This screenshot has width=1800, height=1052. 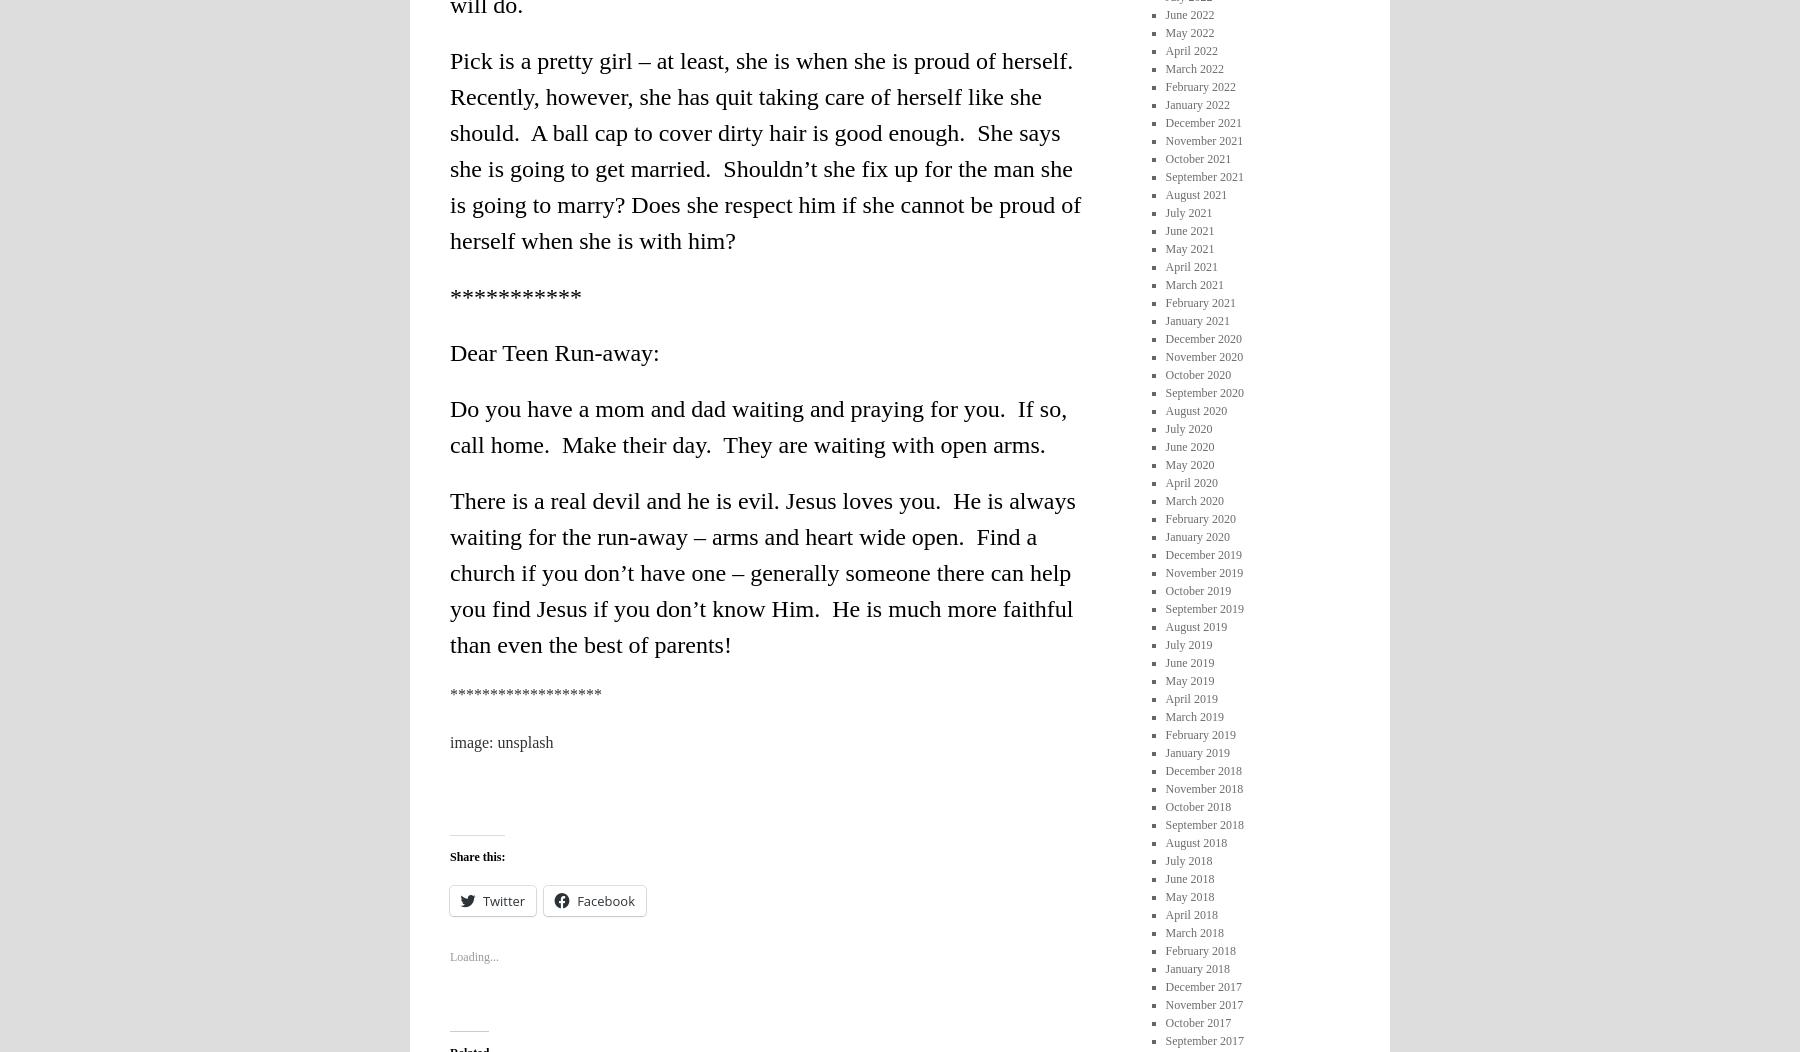 What do you see at coordinates (1192, 715) in the screenshot?
I see `'March 2019'` at bounding box center [1192, 715].